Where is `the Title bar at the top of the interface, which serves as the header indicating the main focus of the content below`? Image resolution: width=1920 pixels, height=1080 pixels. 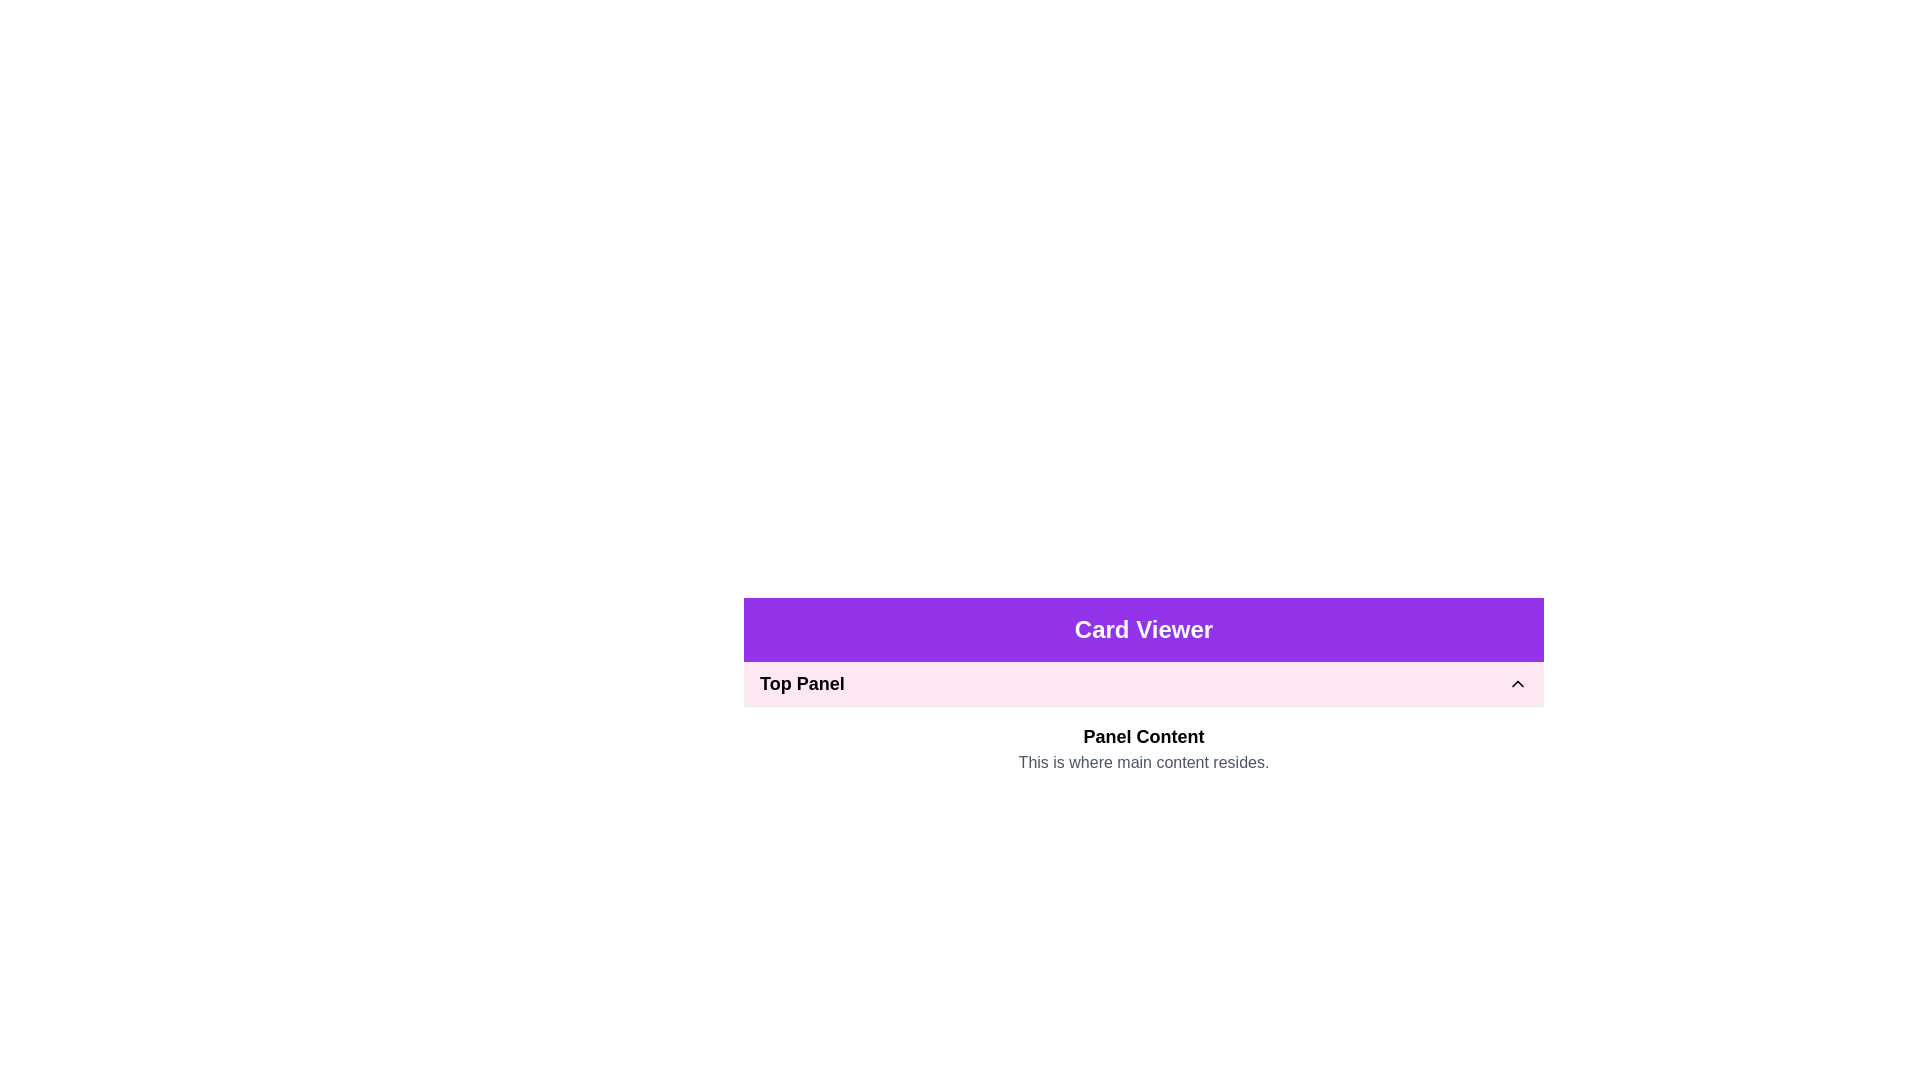
the Title bar at the top of the interface, which serves as the header indicating the main focus of the content below is located at coordinates (1143, 628).